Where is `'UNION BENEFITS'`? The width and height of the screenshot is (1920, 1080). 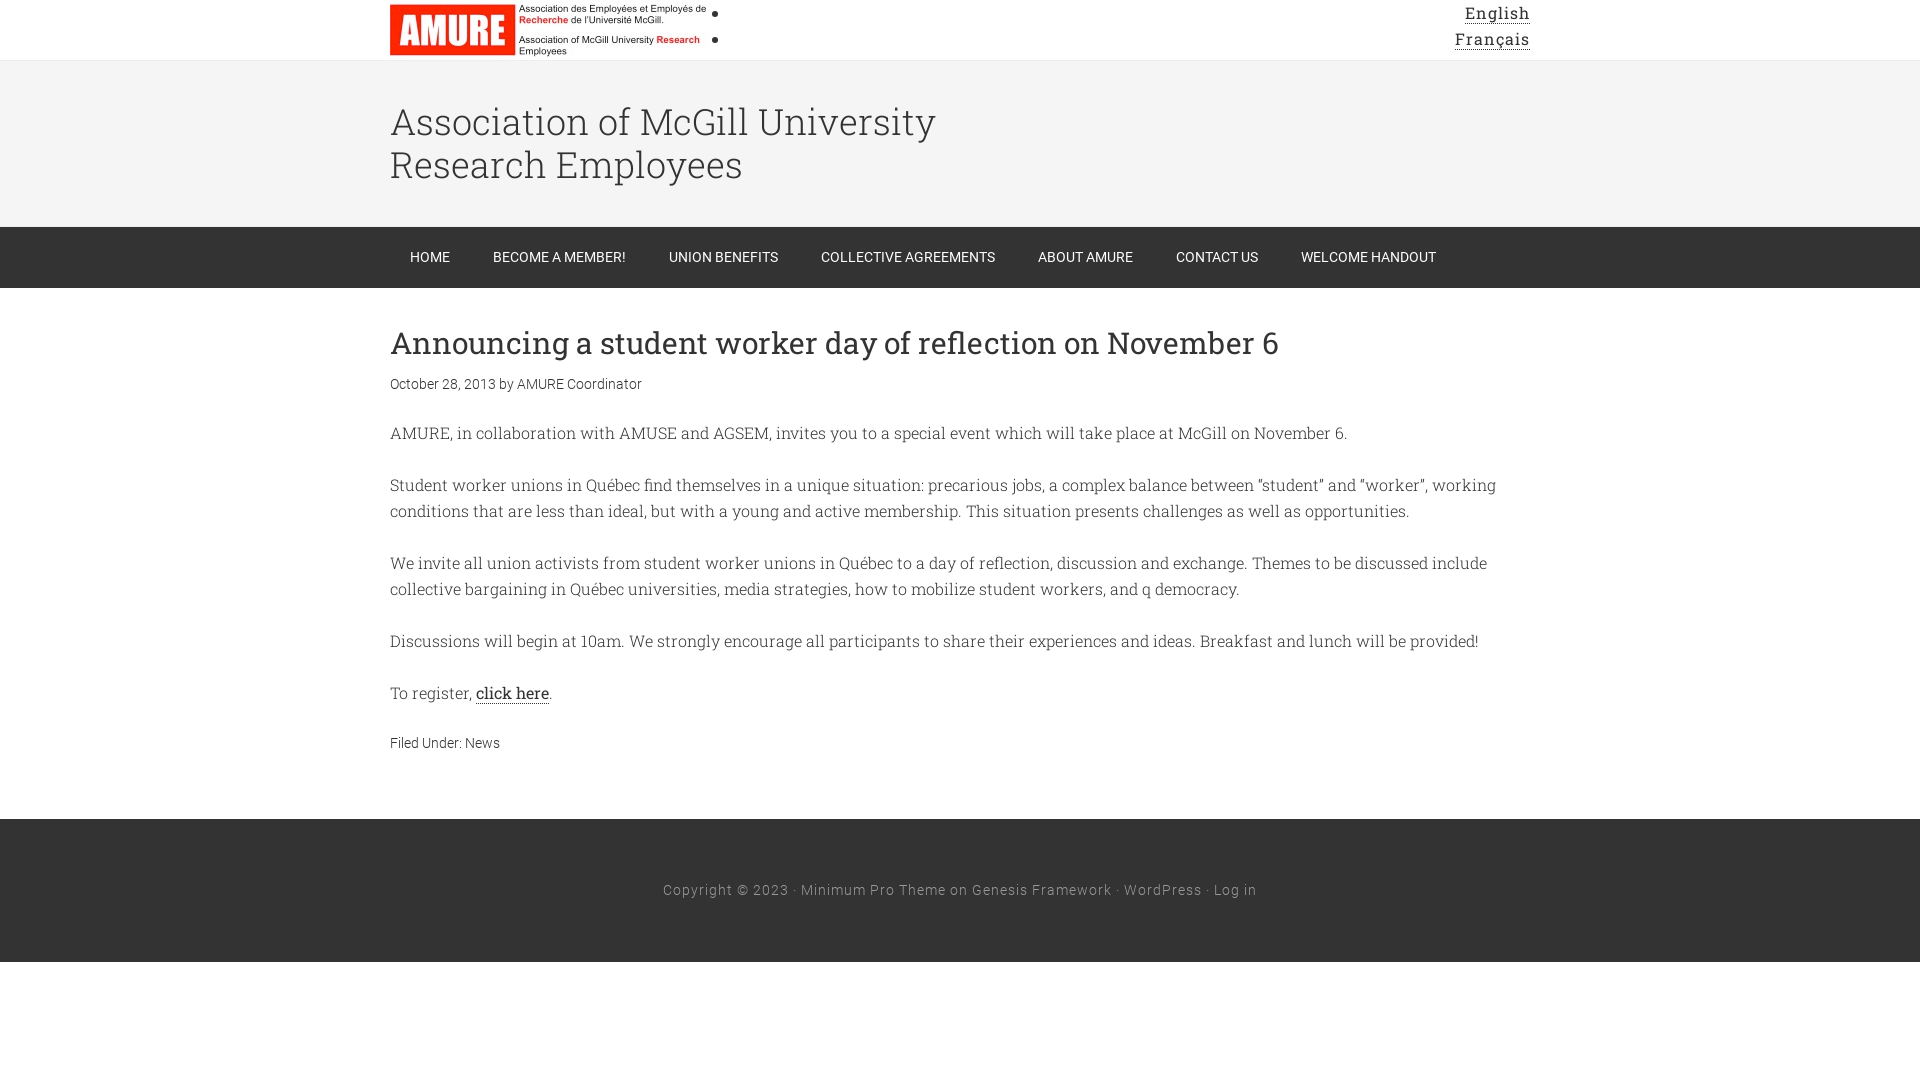 'UNION BENEFITS' is located at coordinates (648, 256).